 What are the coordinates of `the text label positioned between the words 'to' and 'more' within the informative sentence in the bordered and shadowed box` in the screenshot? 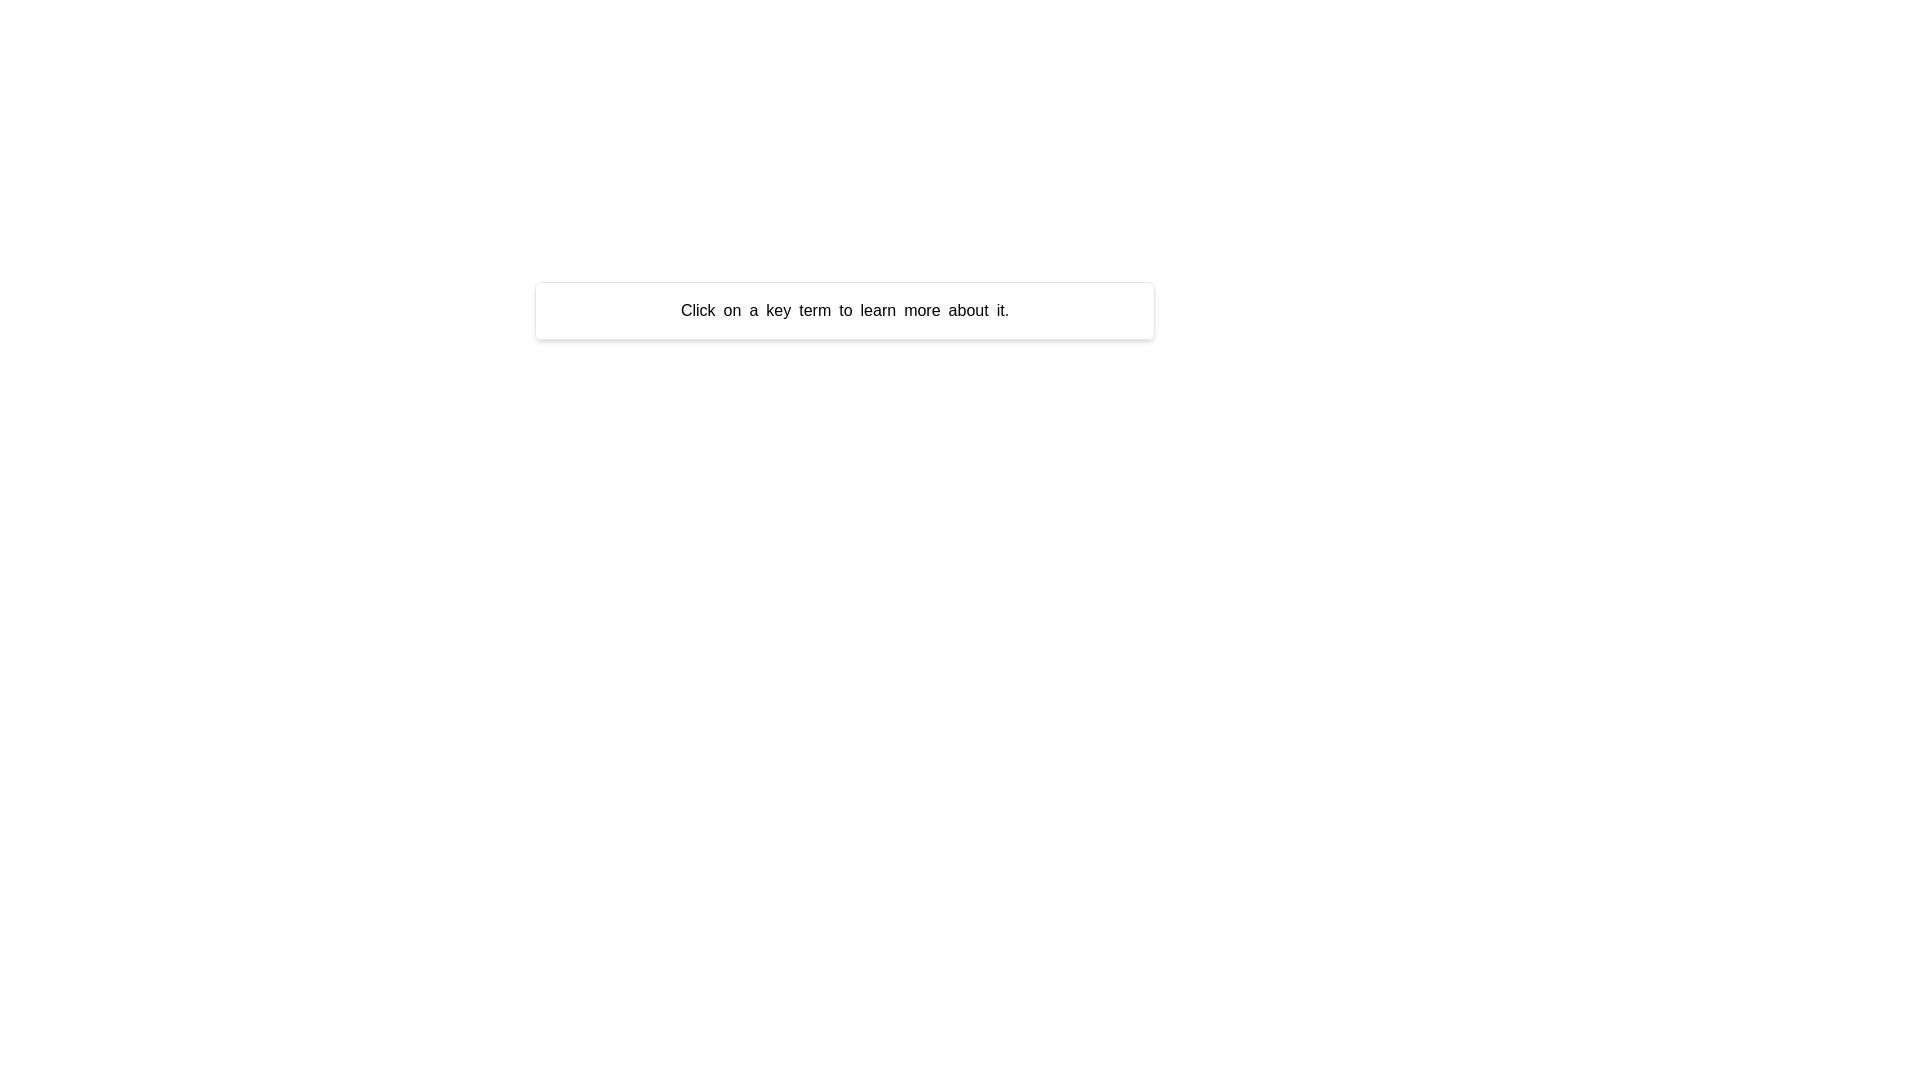 It's located at (878, 310).